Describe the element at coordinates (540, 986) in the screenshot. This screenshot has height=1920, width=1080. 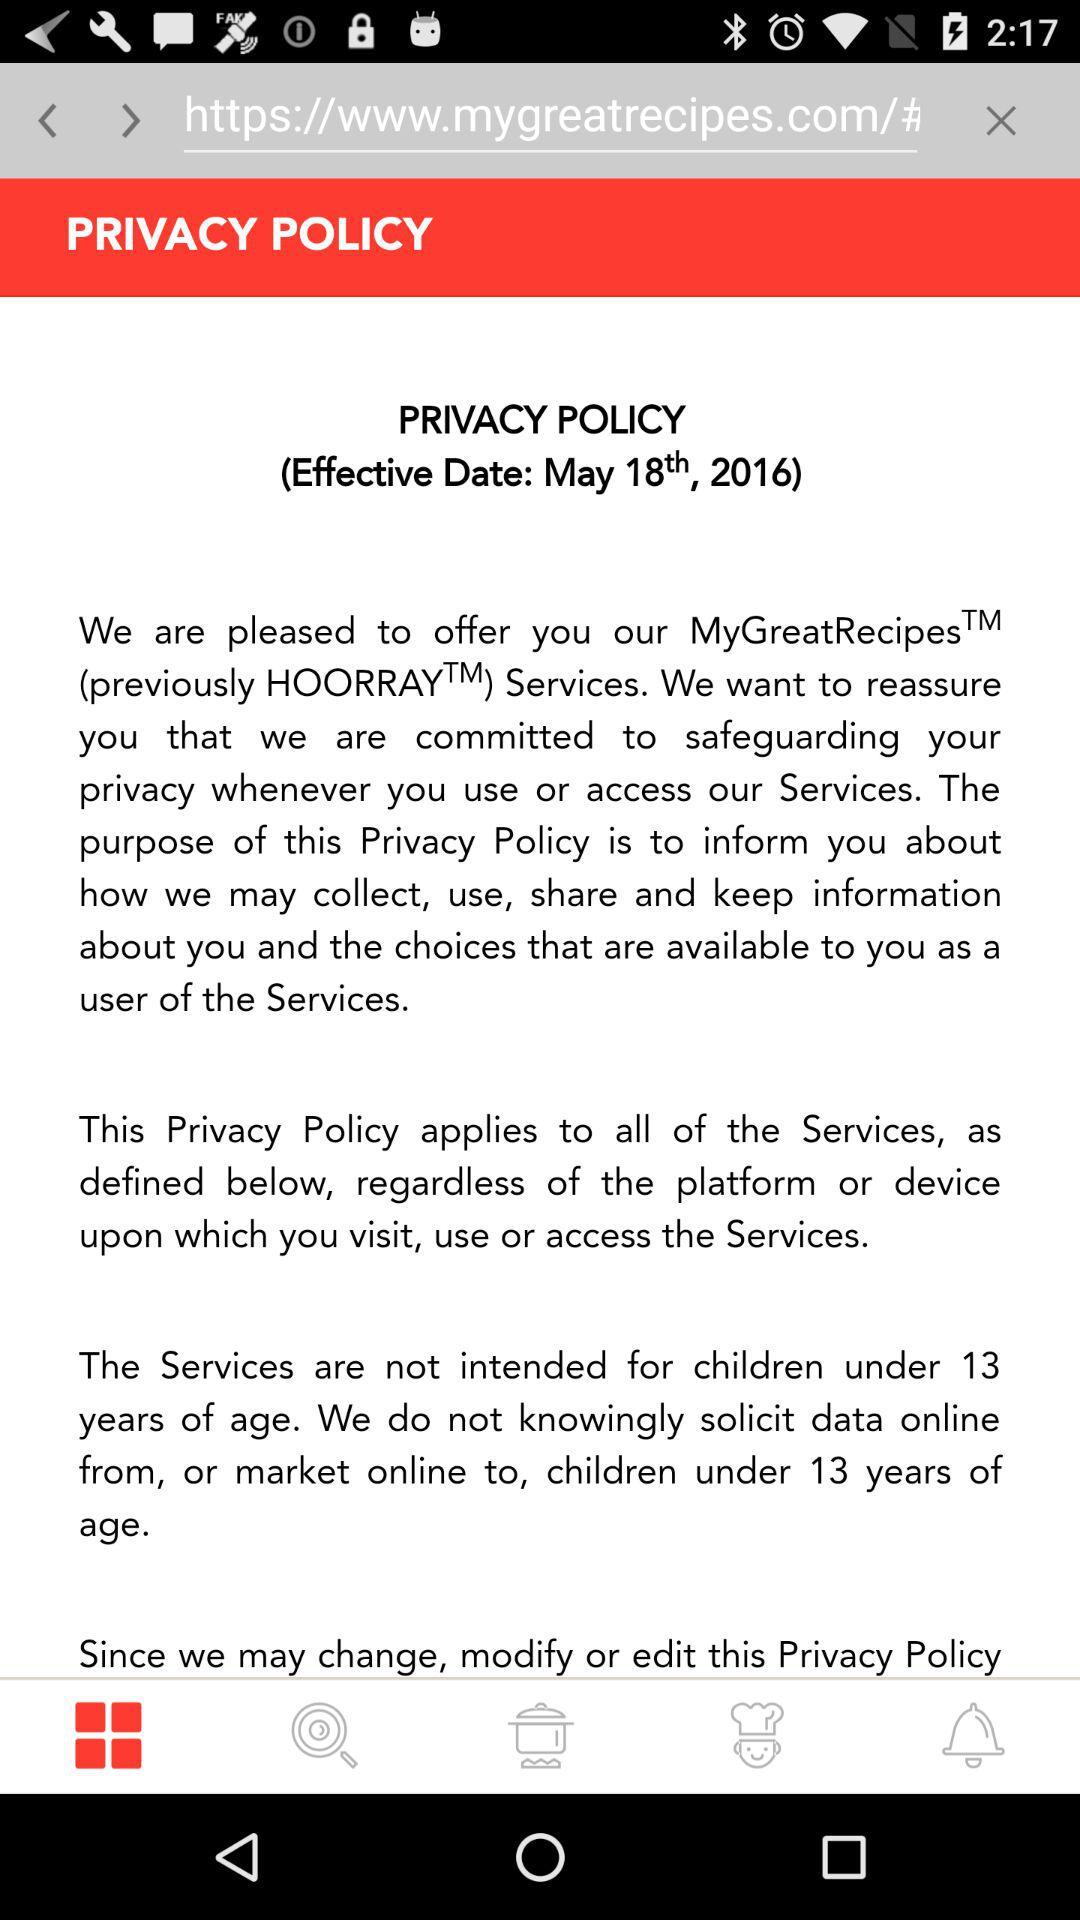
I see `advertisement` at that location.